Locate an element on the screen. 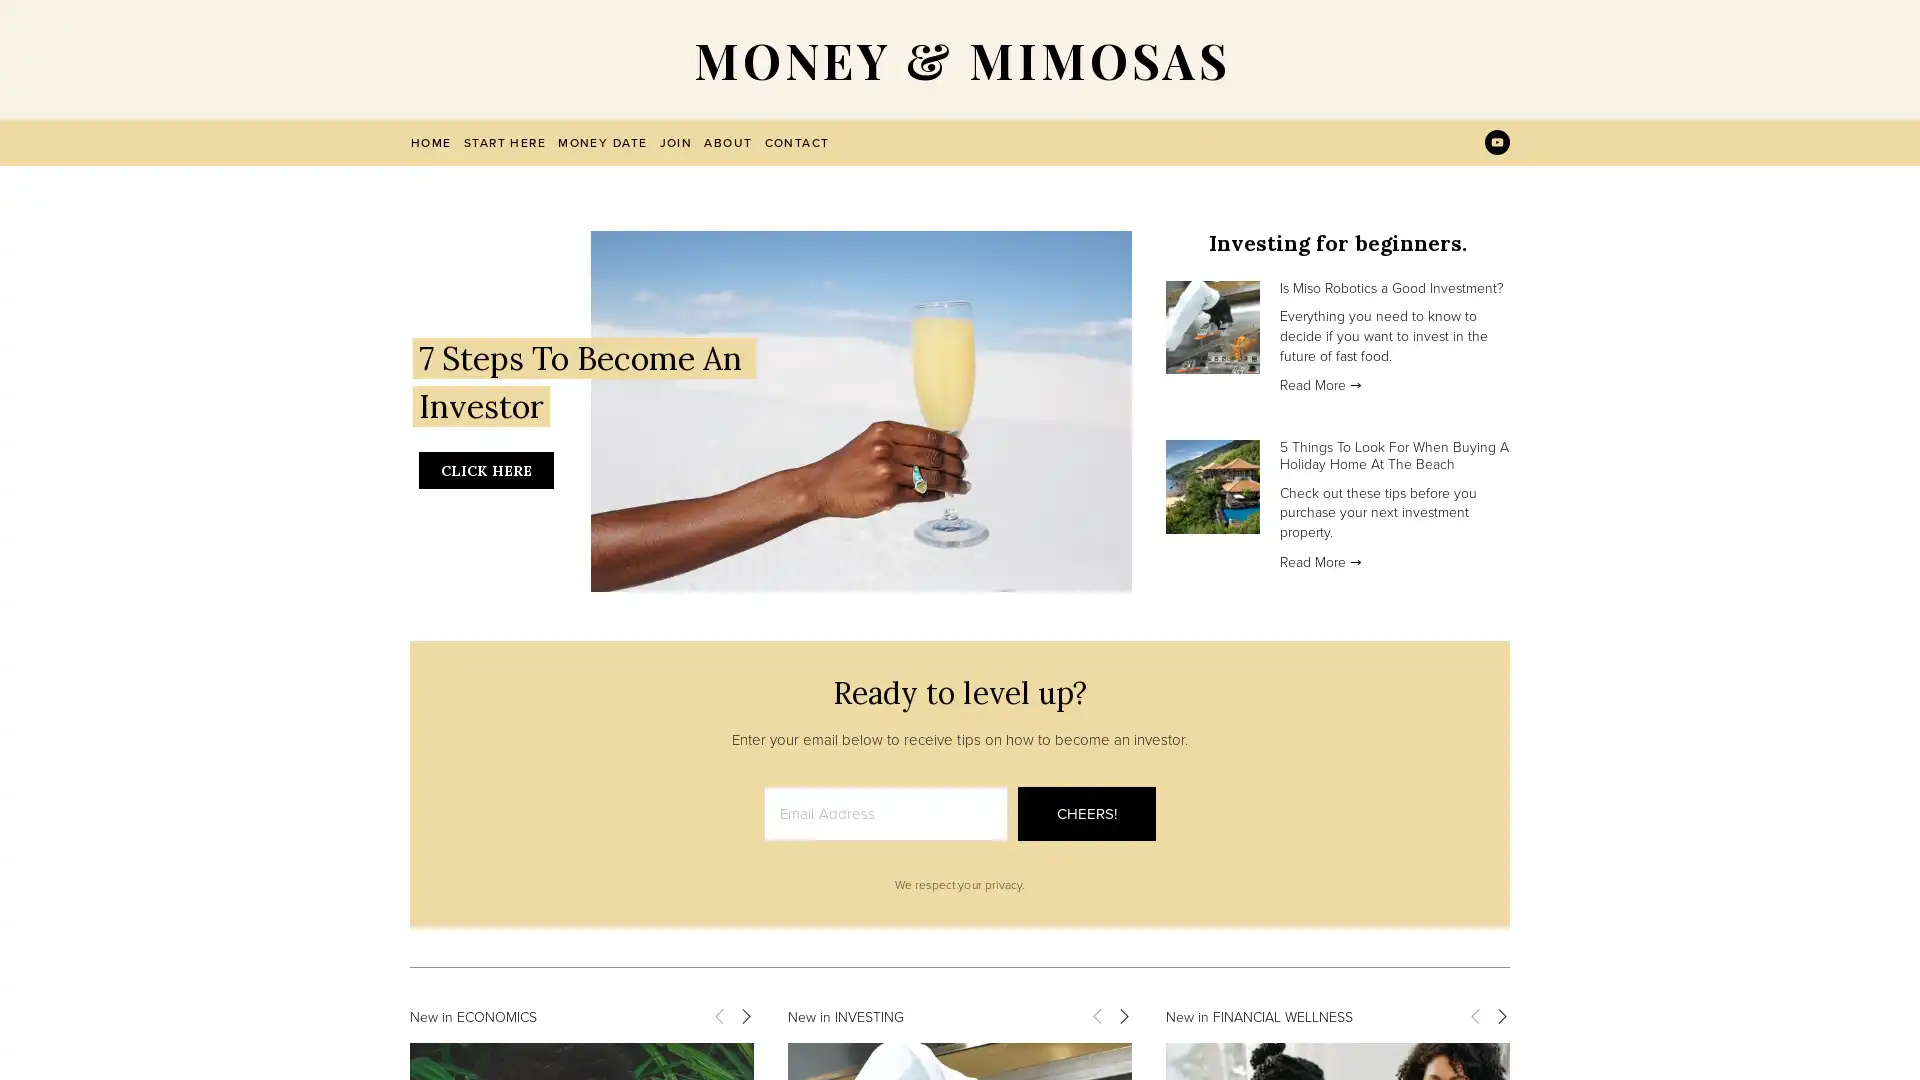  Next is located at coordinates (743, 1014).